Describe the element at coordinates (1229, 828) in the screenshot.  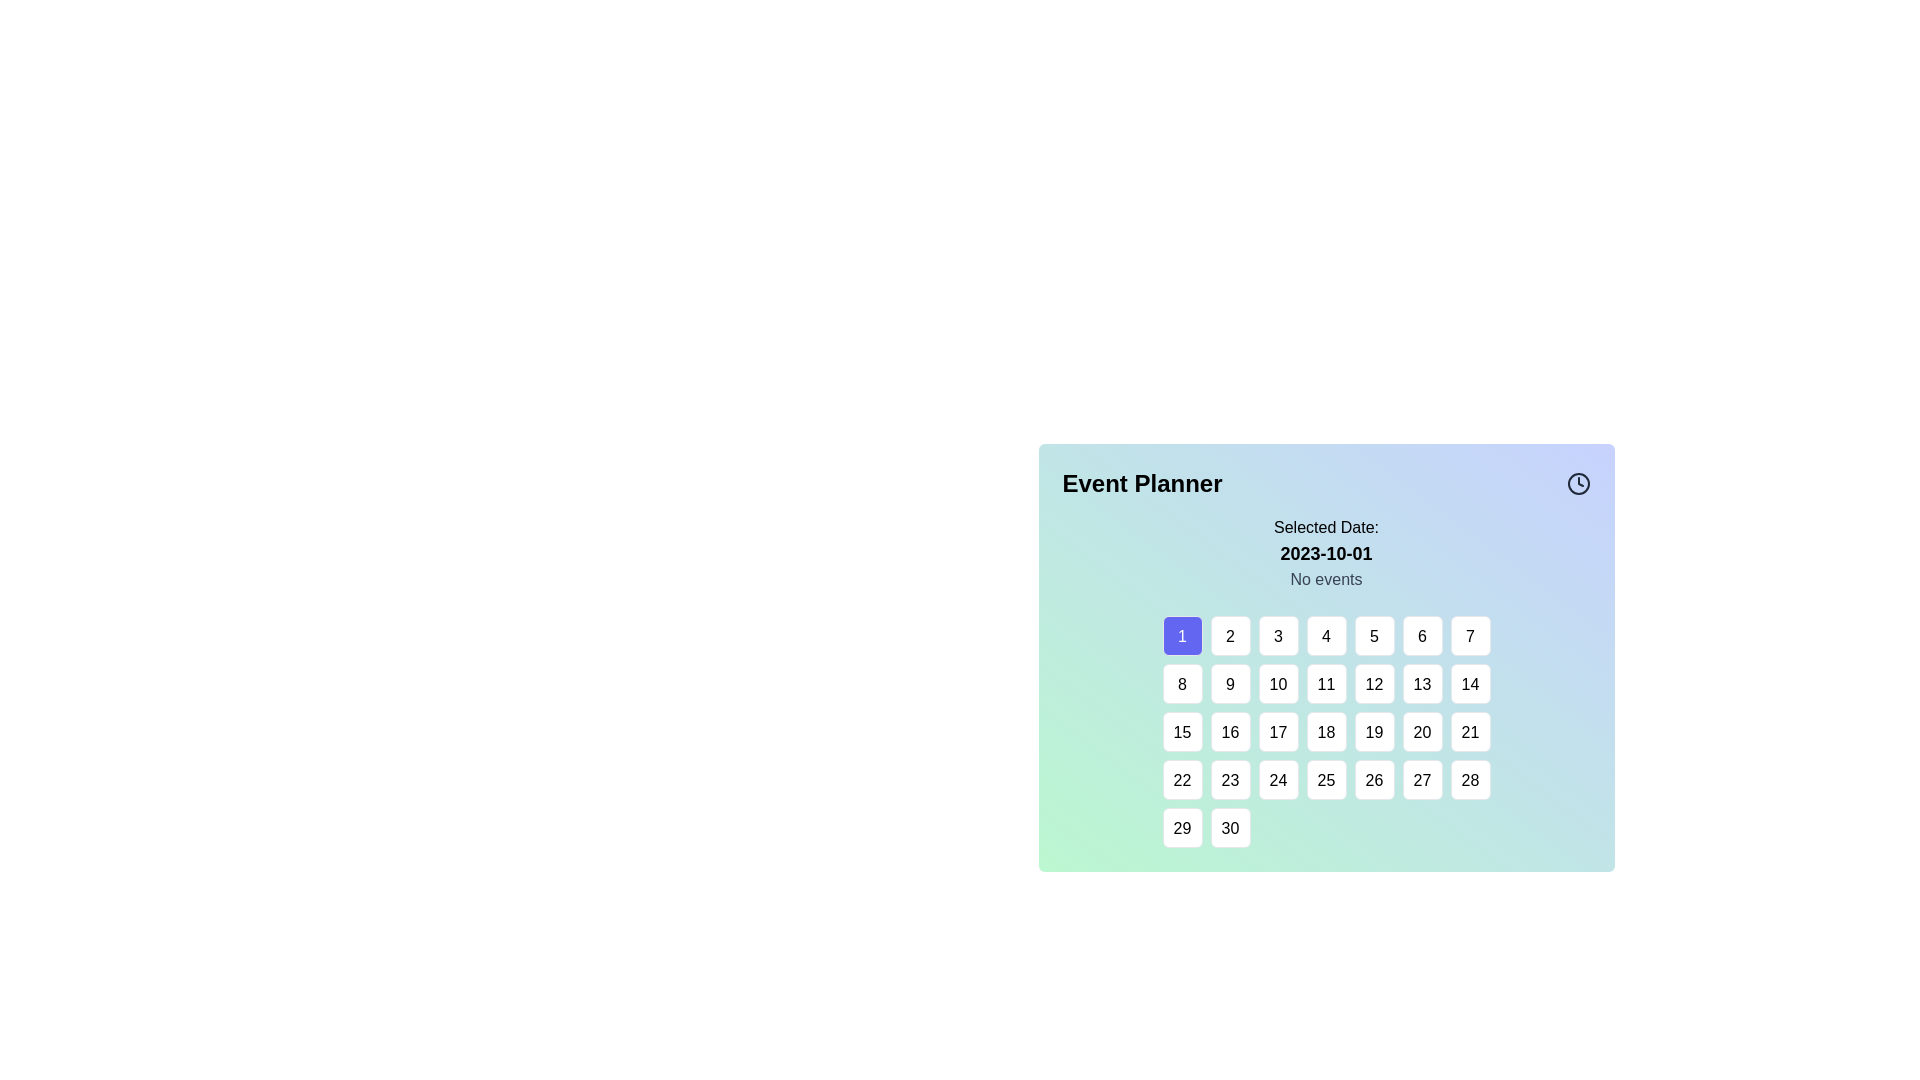
I see `the button representing day '30' on the calendar located in the sixth row and second column of the grid` at that location.